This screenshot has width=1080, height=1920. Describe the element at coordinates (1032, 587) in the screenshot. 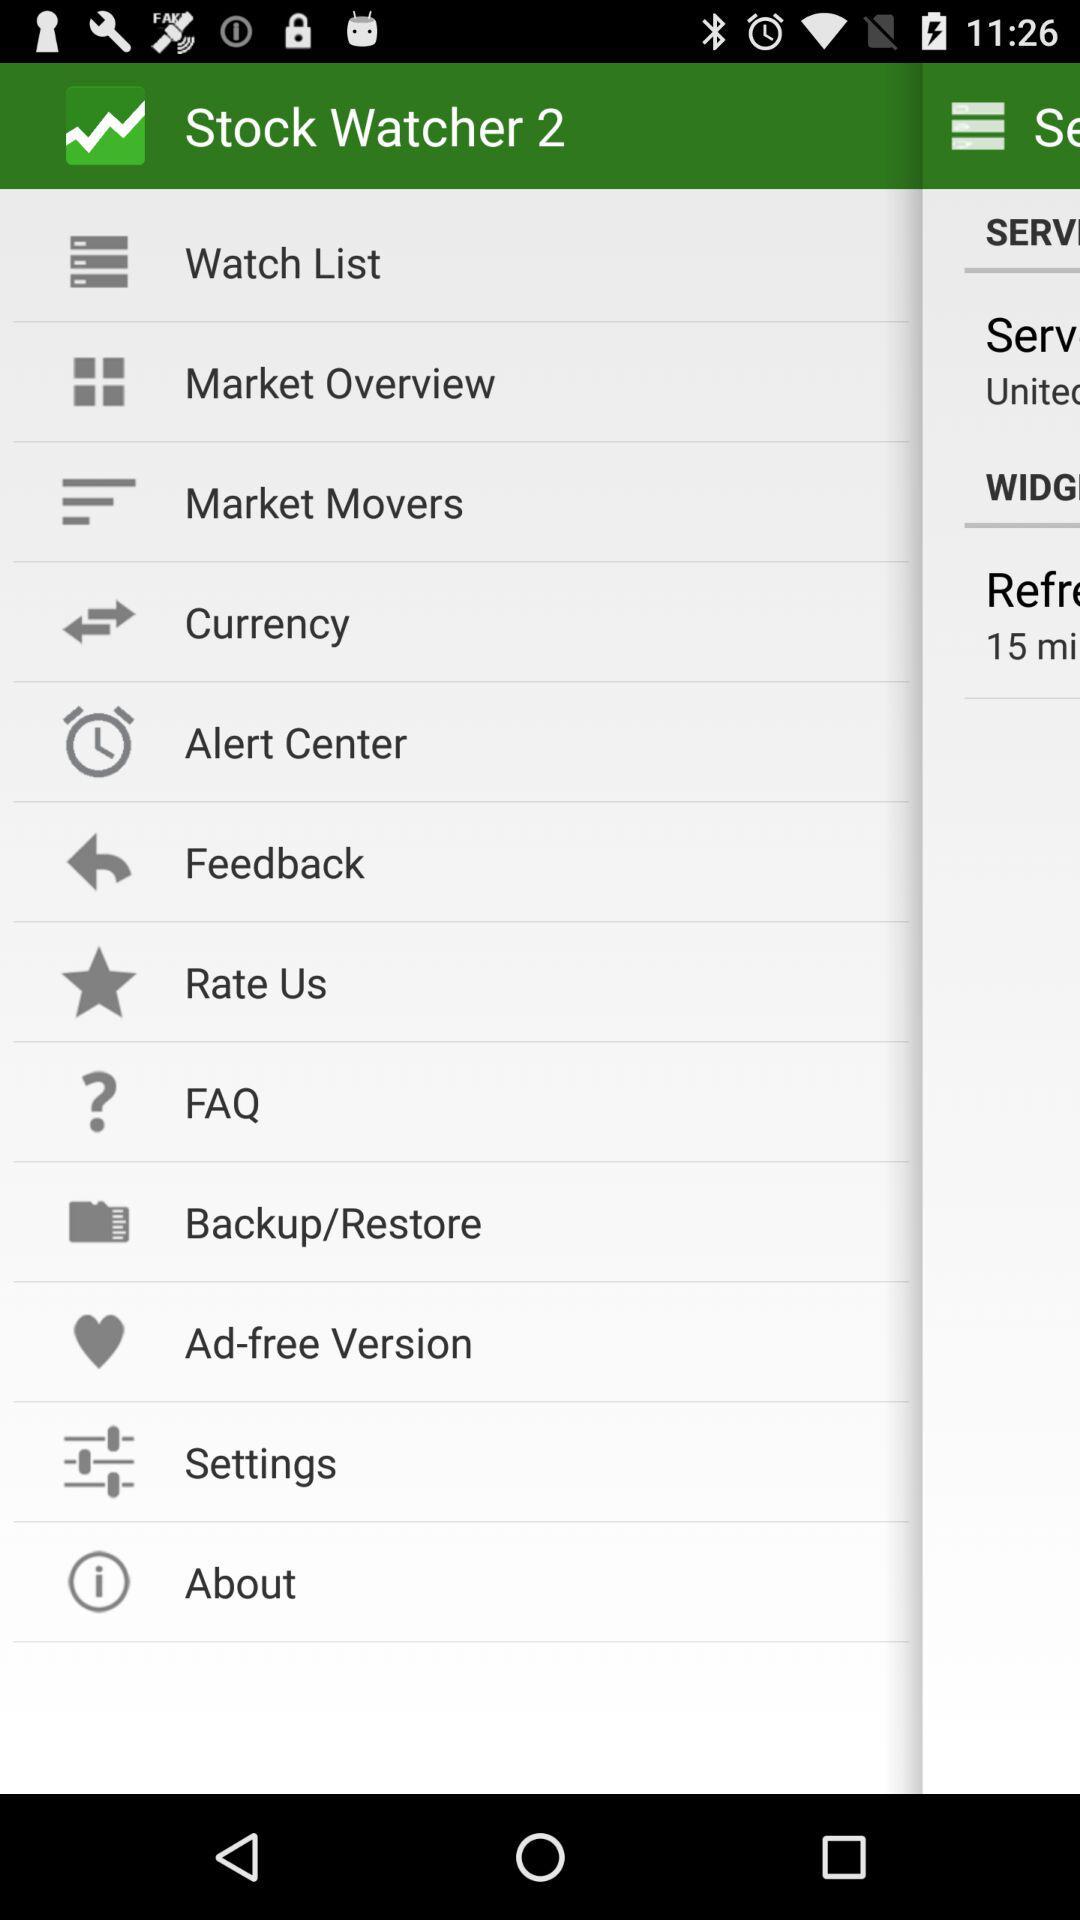

I see `icon above 15 minutes` at that location.